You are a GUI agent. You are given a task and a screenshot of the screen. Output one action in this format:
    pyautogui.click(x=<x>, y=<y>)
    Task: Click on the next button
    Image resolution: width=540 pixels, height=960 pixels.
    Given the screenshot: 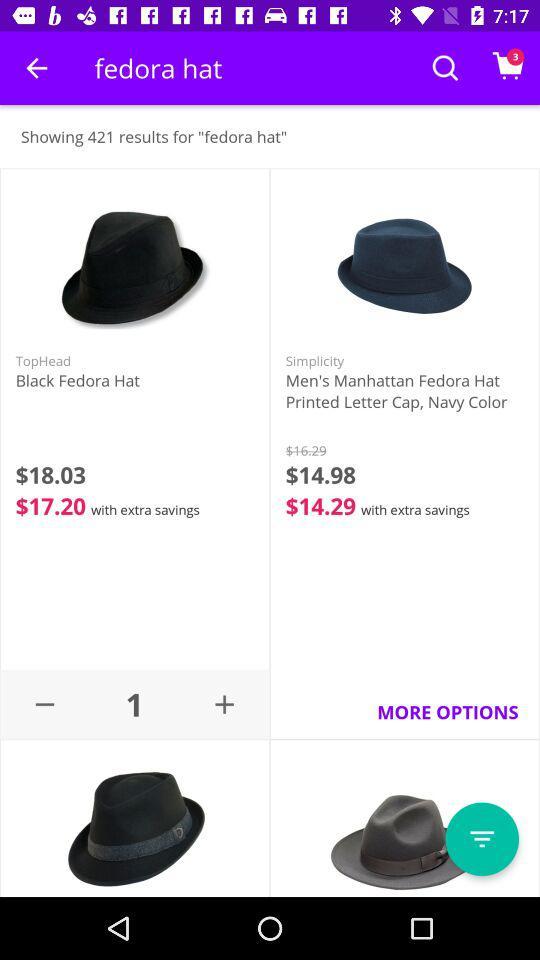 What is the action you would take?
    pyautogui.click(x=481, y=839)
    